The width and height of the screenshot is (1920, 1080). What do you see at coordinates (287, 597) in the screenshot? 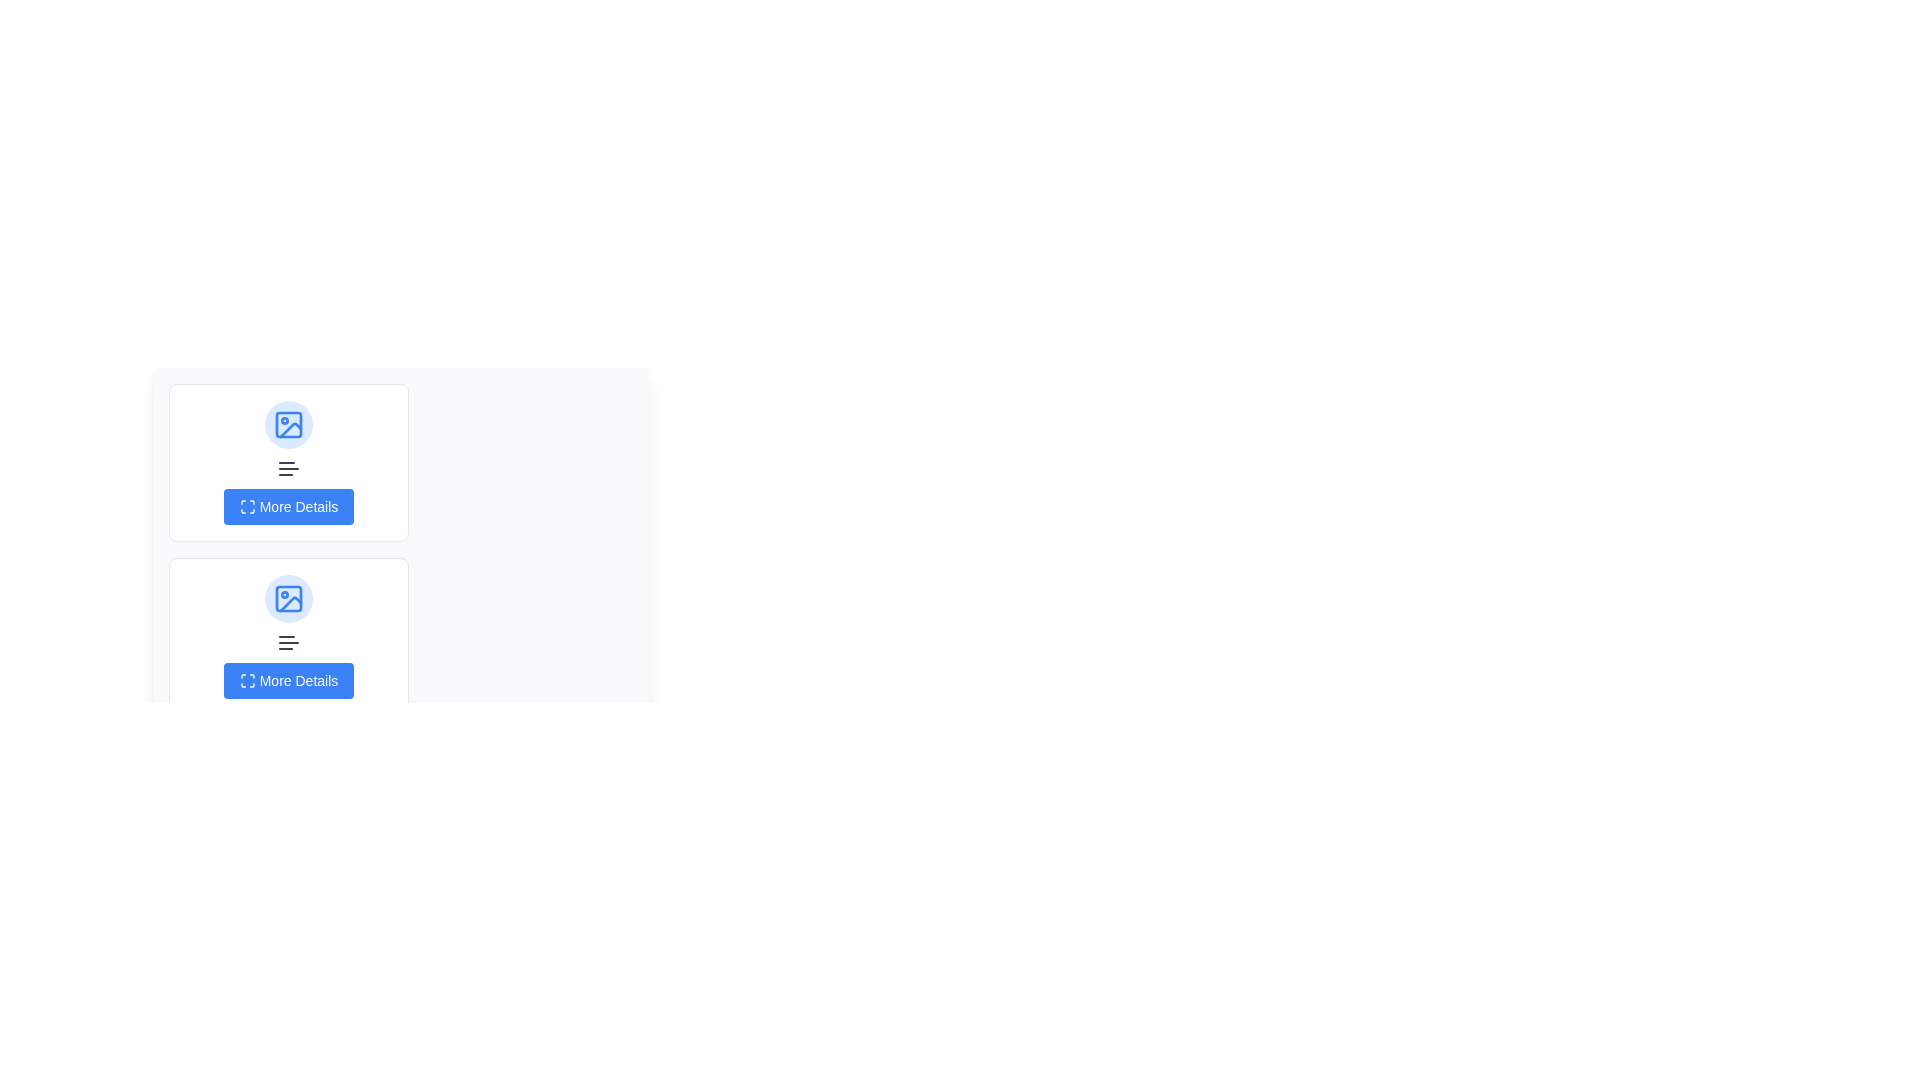
I see `the icon that represents interaction with images, located centrally within a circular background at the bottom tile of a vertically stacked list of cards` at bounding box center [287, 597].